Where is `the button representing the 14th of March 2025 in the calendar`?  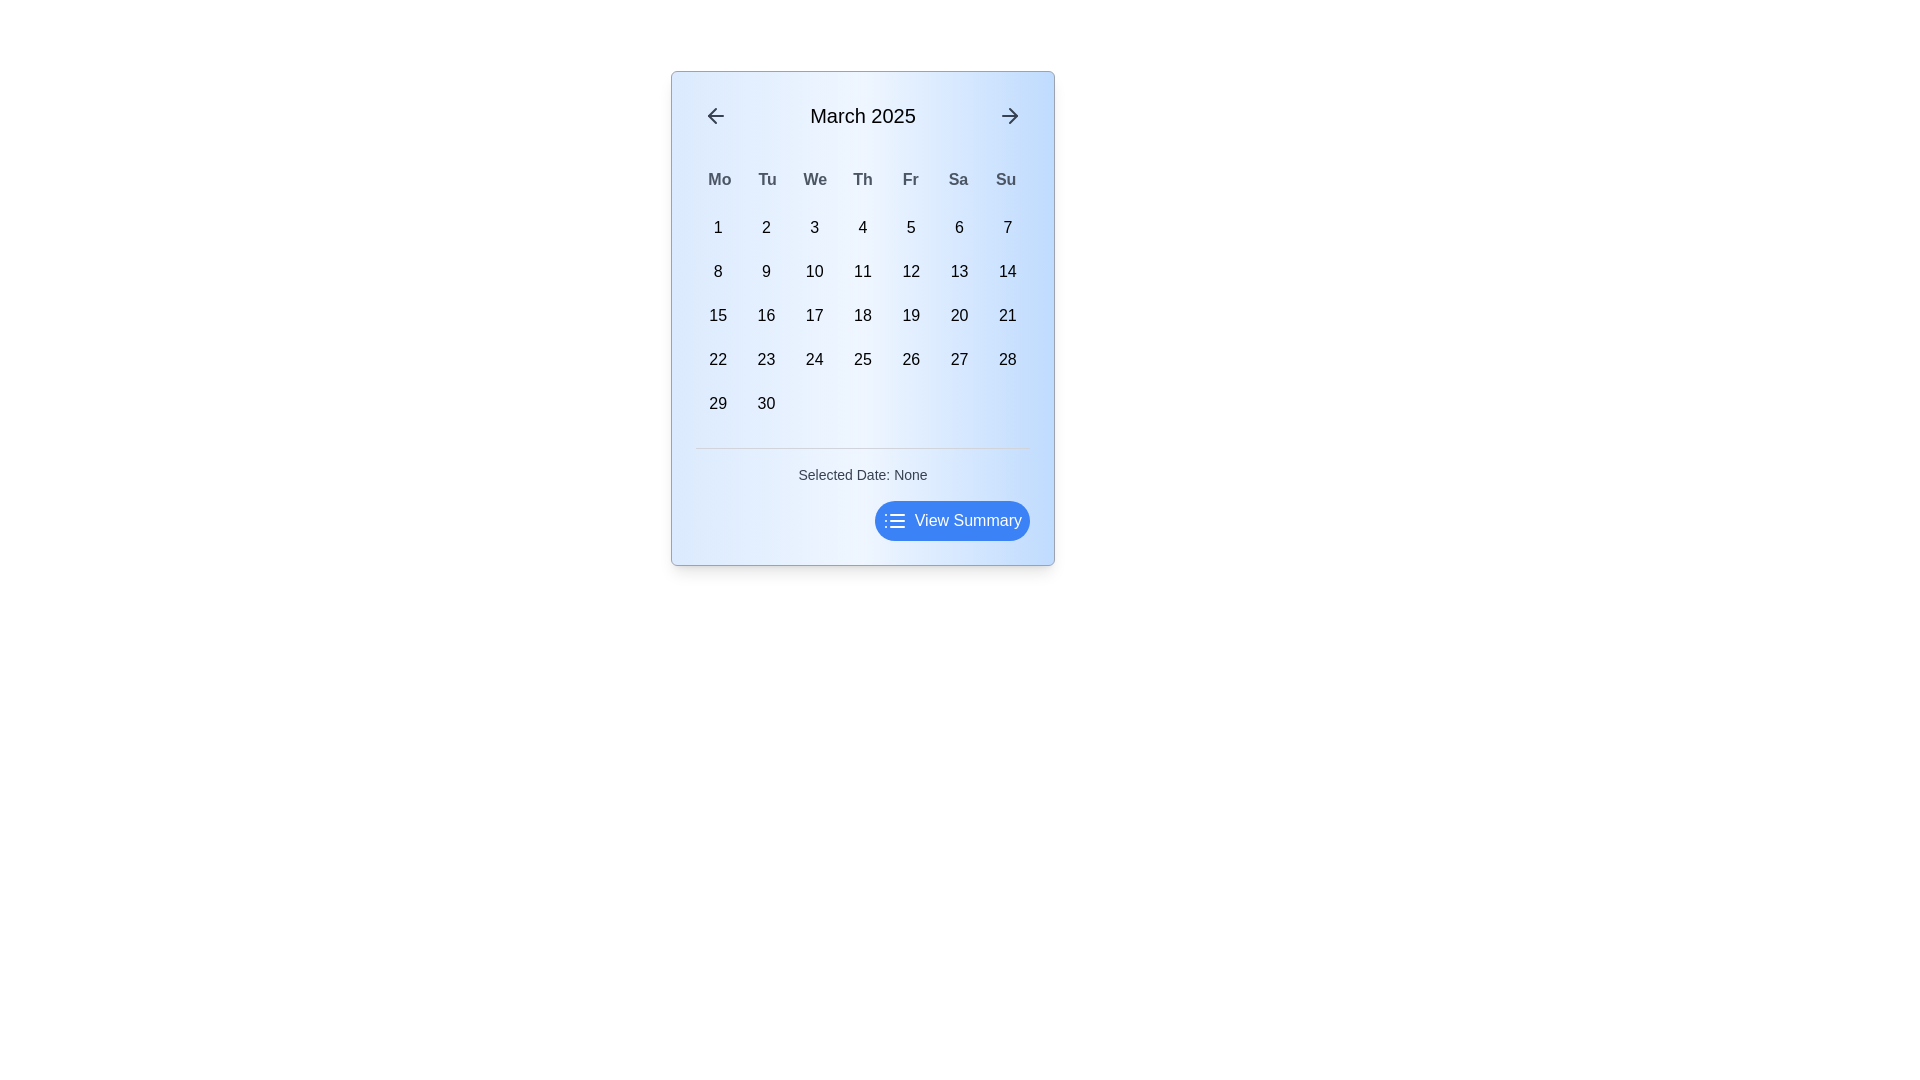
the button representing the 14th of March 2025 in the calendar is located at coordinates (1007, 272).